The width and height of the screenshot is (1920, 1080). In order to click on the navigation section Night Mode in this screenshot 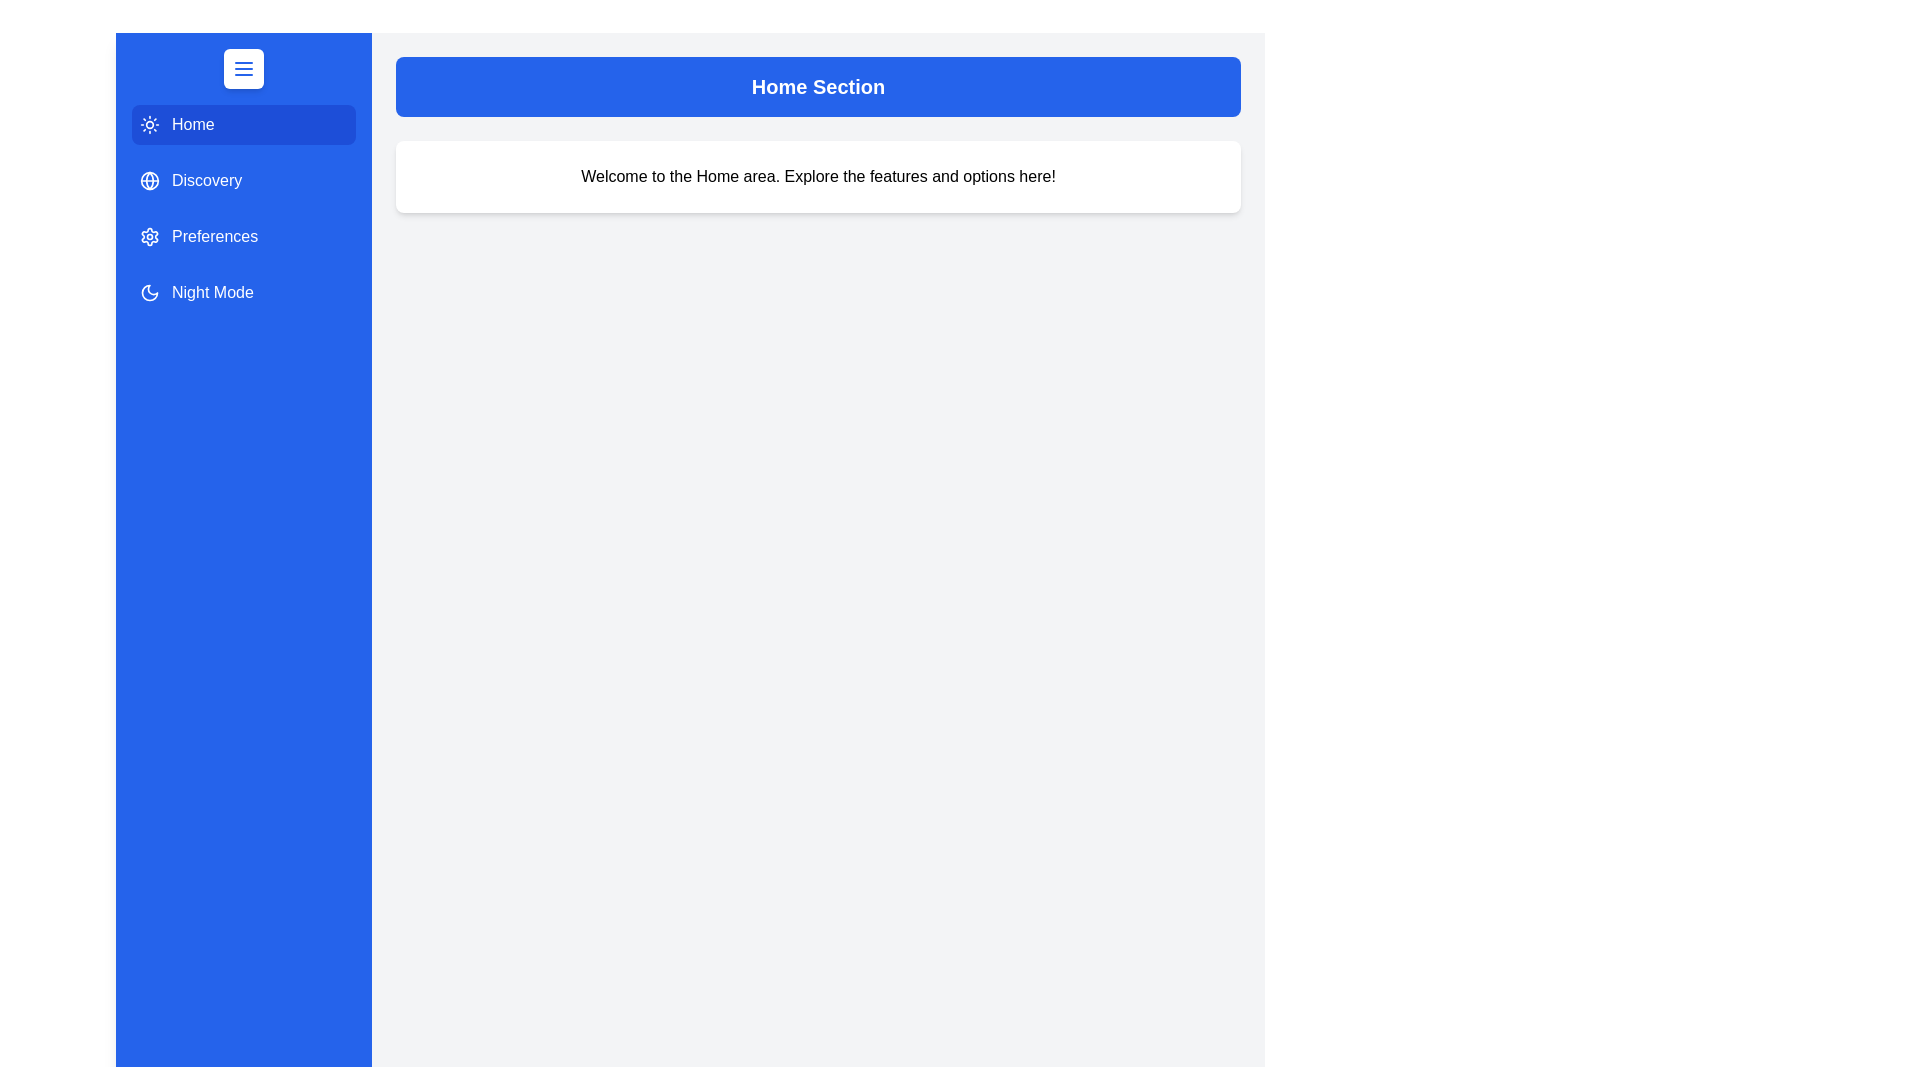, I will do `click(243, 293)`.